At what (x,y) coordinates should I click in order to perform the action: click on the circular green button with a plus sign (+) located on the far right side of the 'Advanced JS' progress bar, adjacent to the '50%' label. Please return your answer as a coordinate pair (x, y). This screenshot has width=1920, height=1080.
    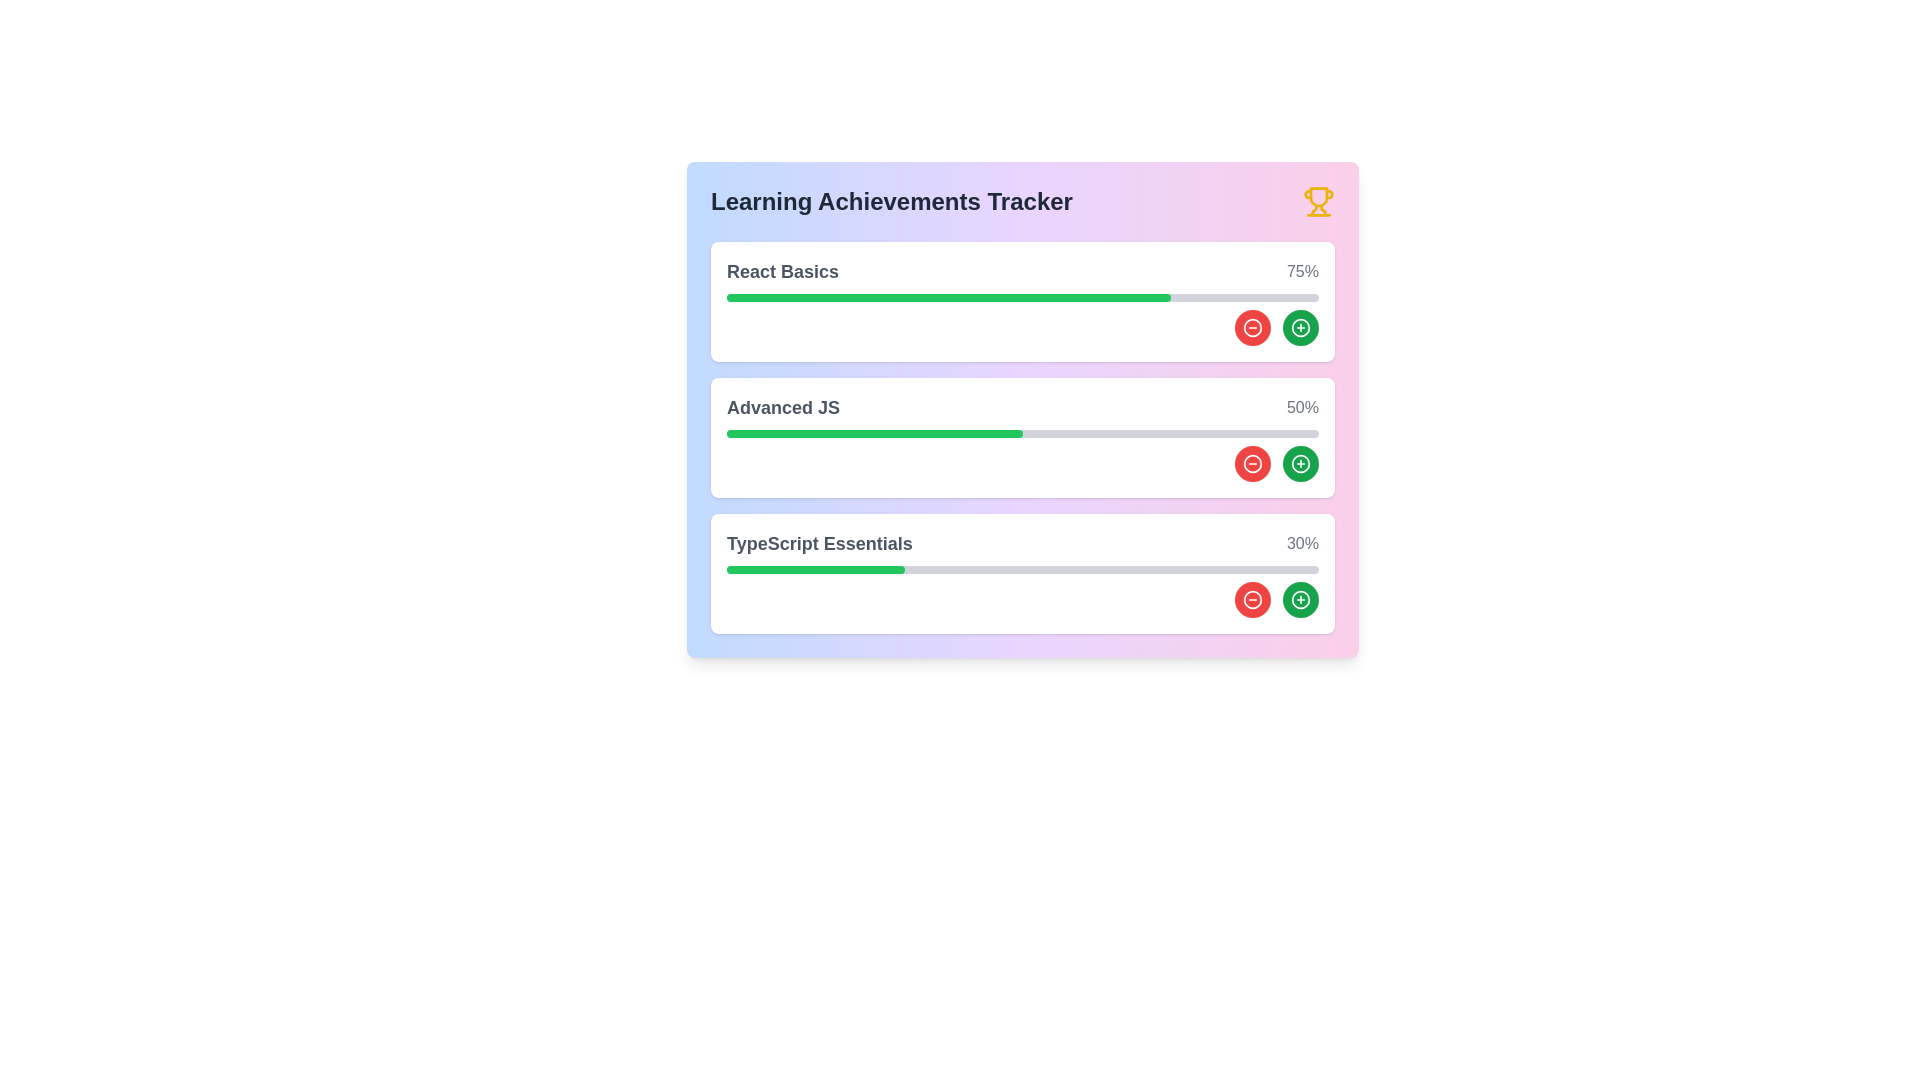
    Looking at the image, I should click on (1300, 463).